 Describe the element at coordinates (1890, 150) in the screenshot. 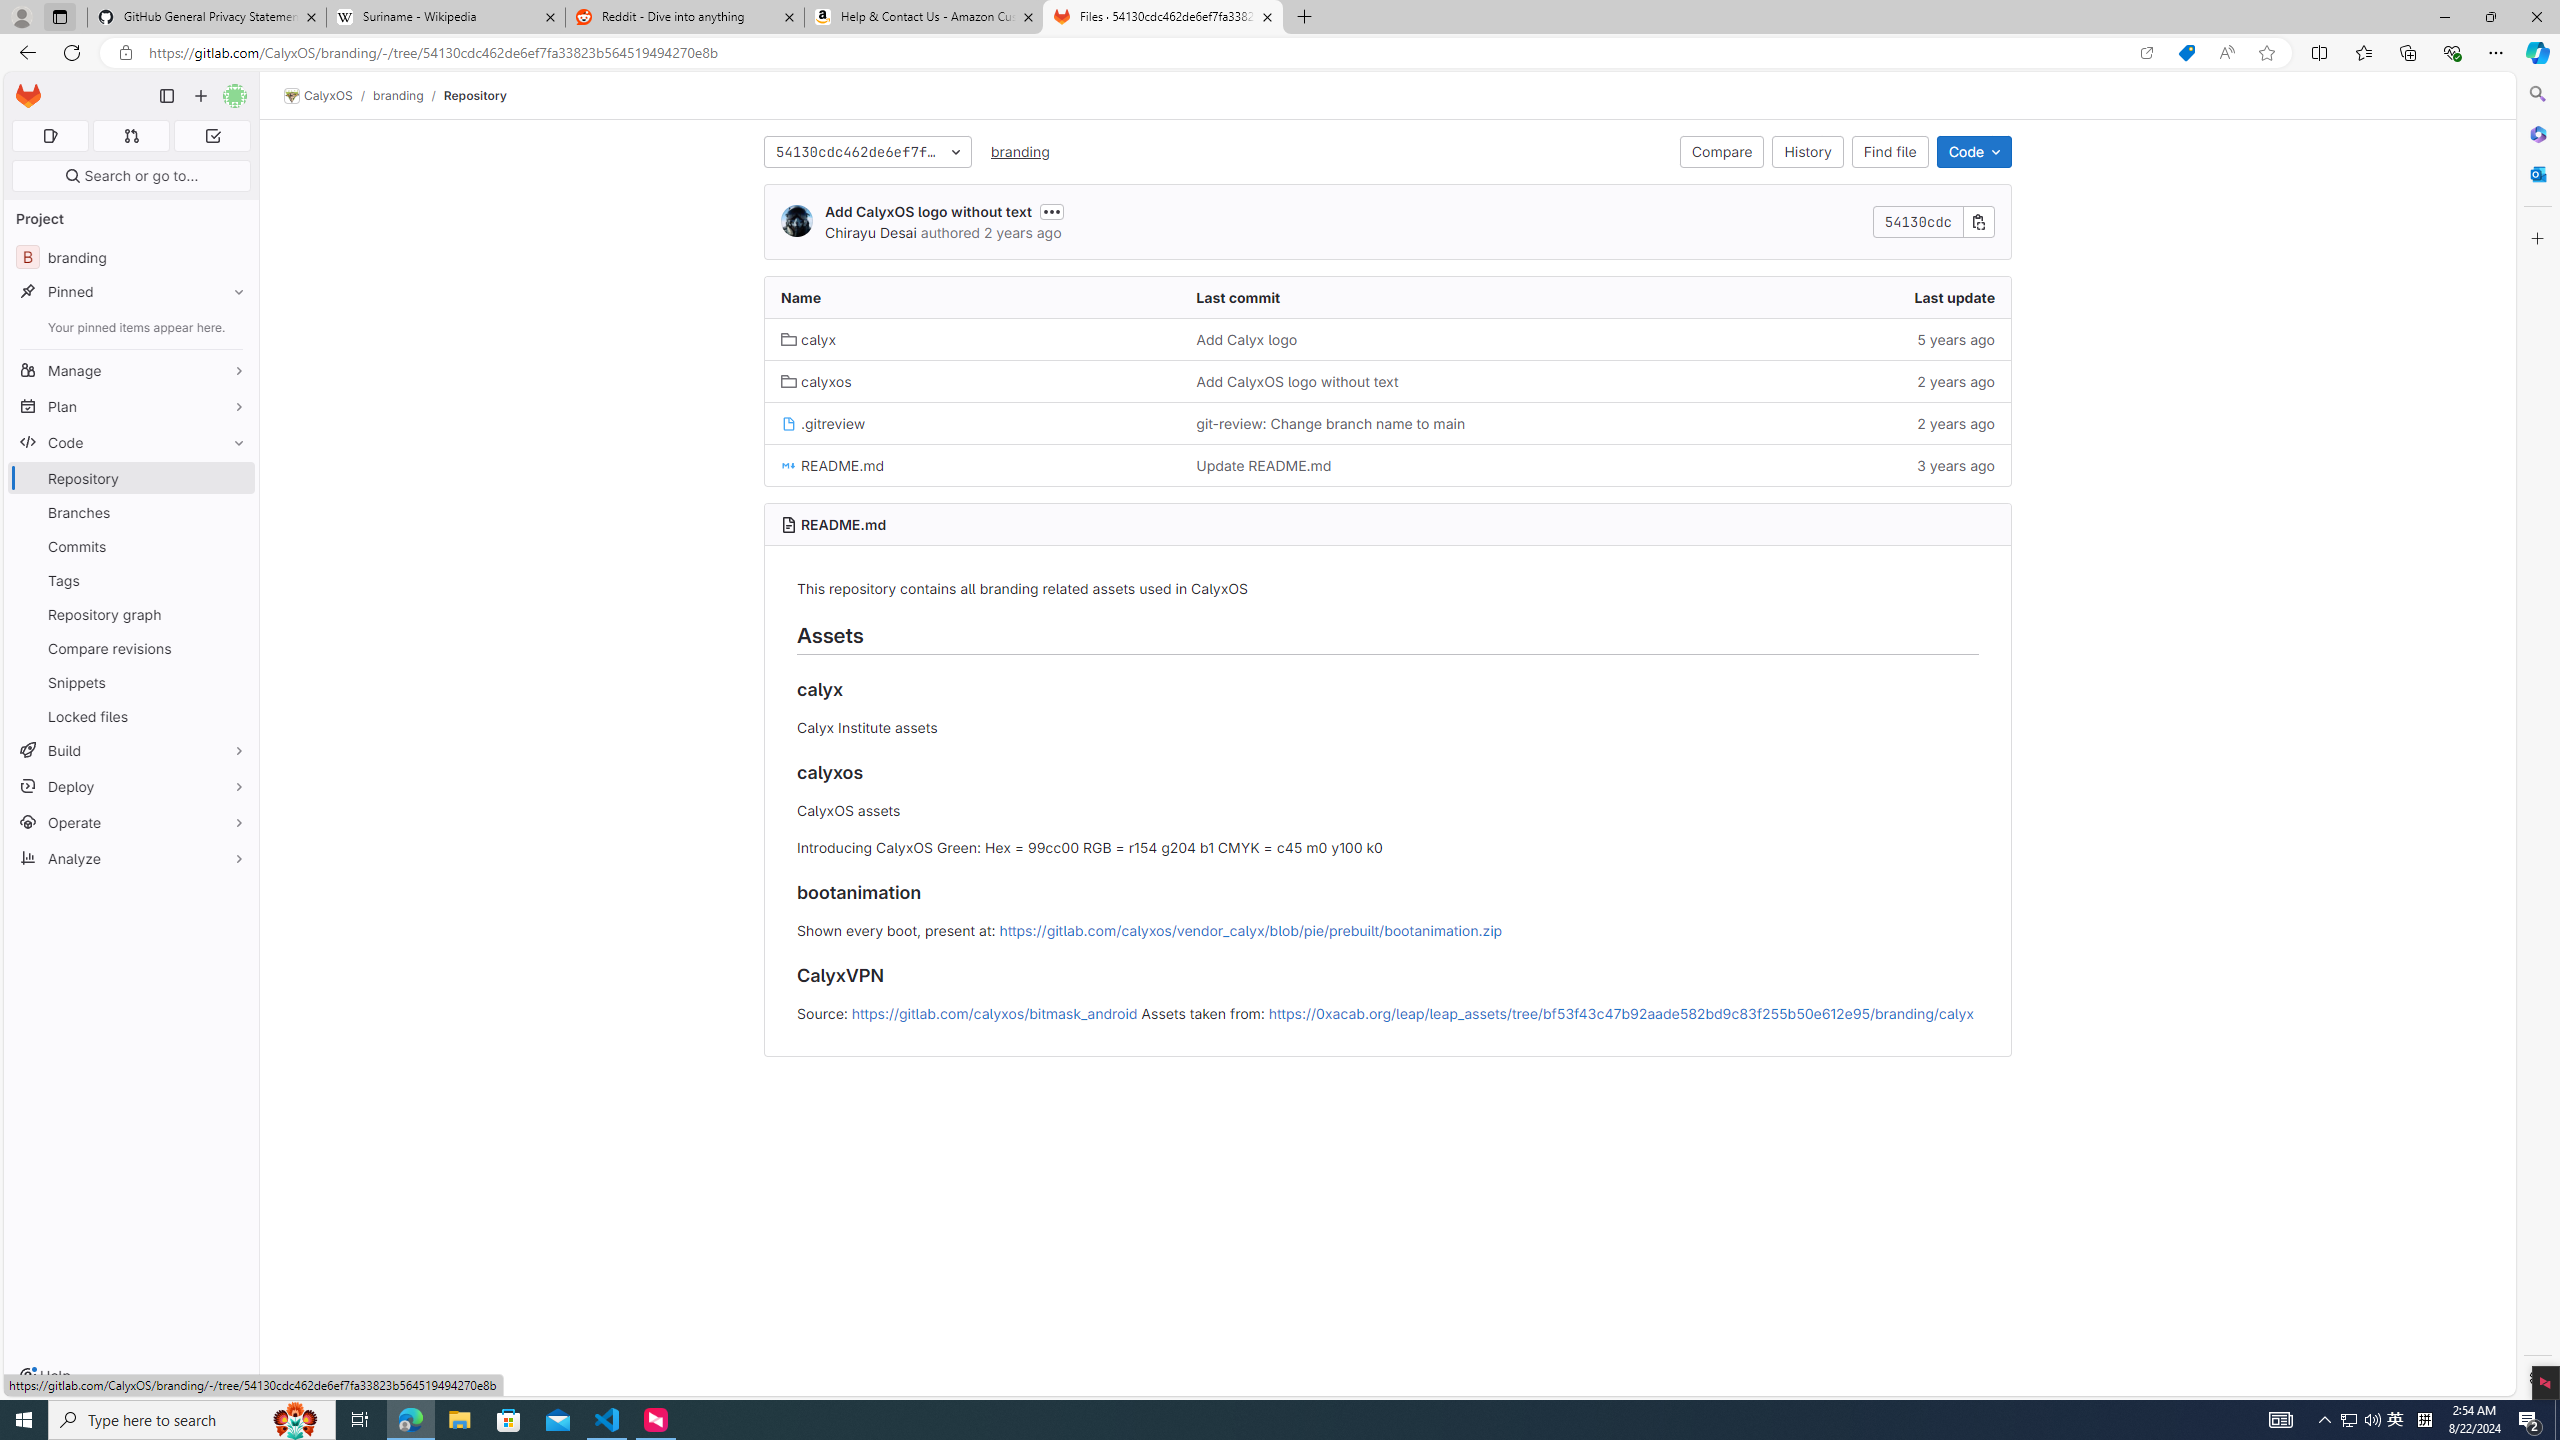

I see `'Find file'` at that location.